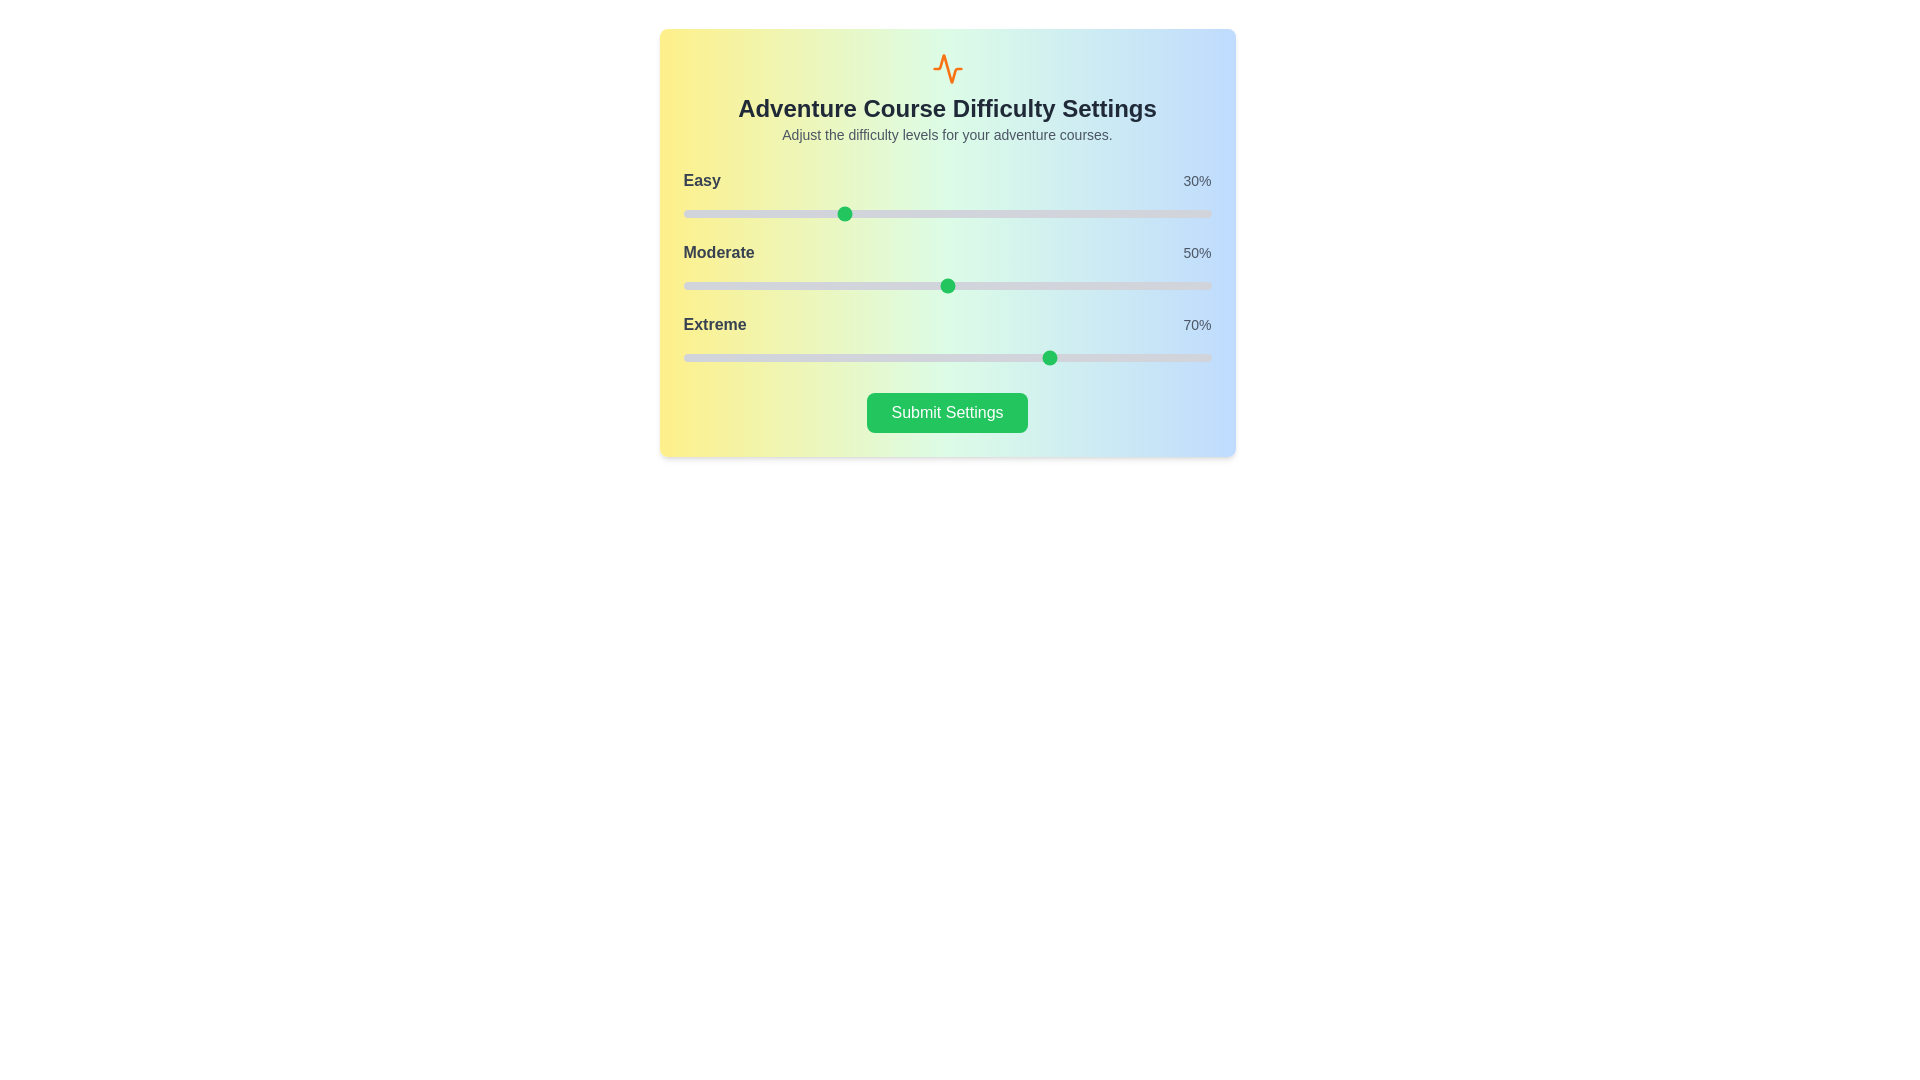 The image size is (1920, 1080). Describe the element at coordinates (946, 411) in the screenshot. I see `'Submit Settings' button to save the changes` at that location.